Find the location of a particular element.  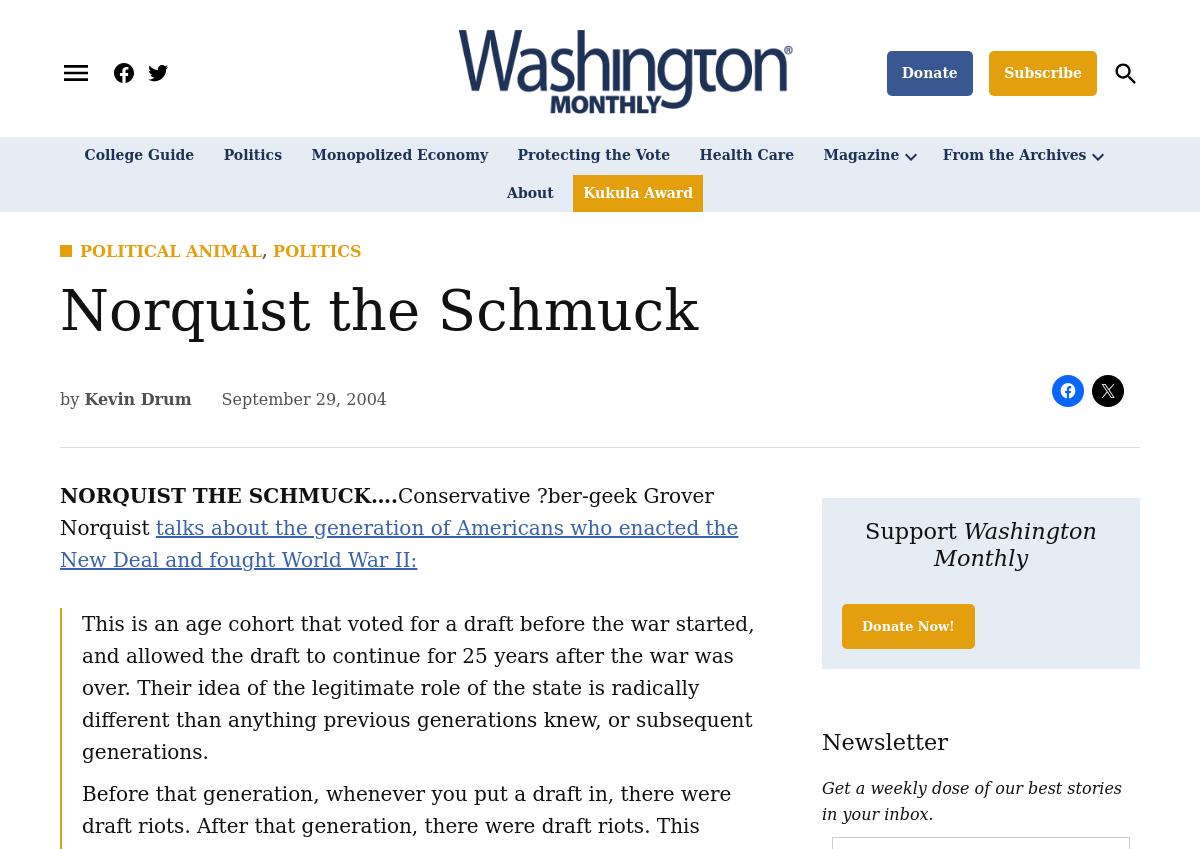

'From the Archives' is located at coordinates (1014, 155).